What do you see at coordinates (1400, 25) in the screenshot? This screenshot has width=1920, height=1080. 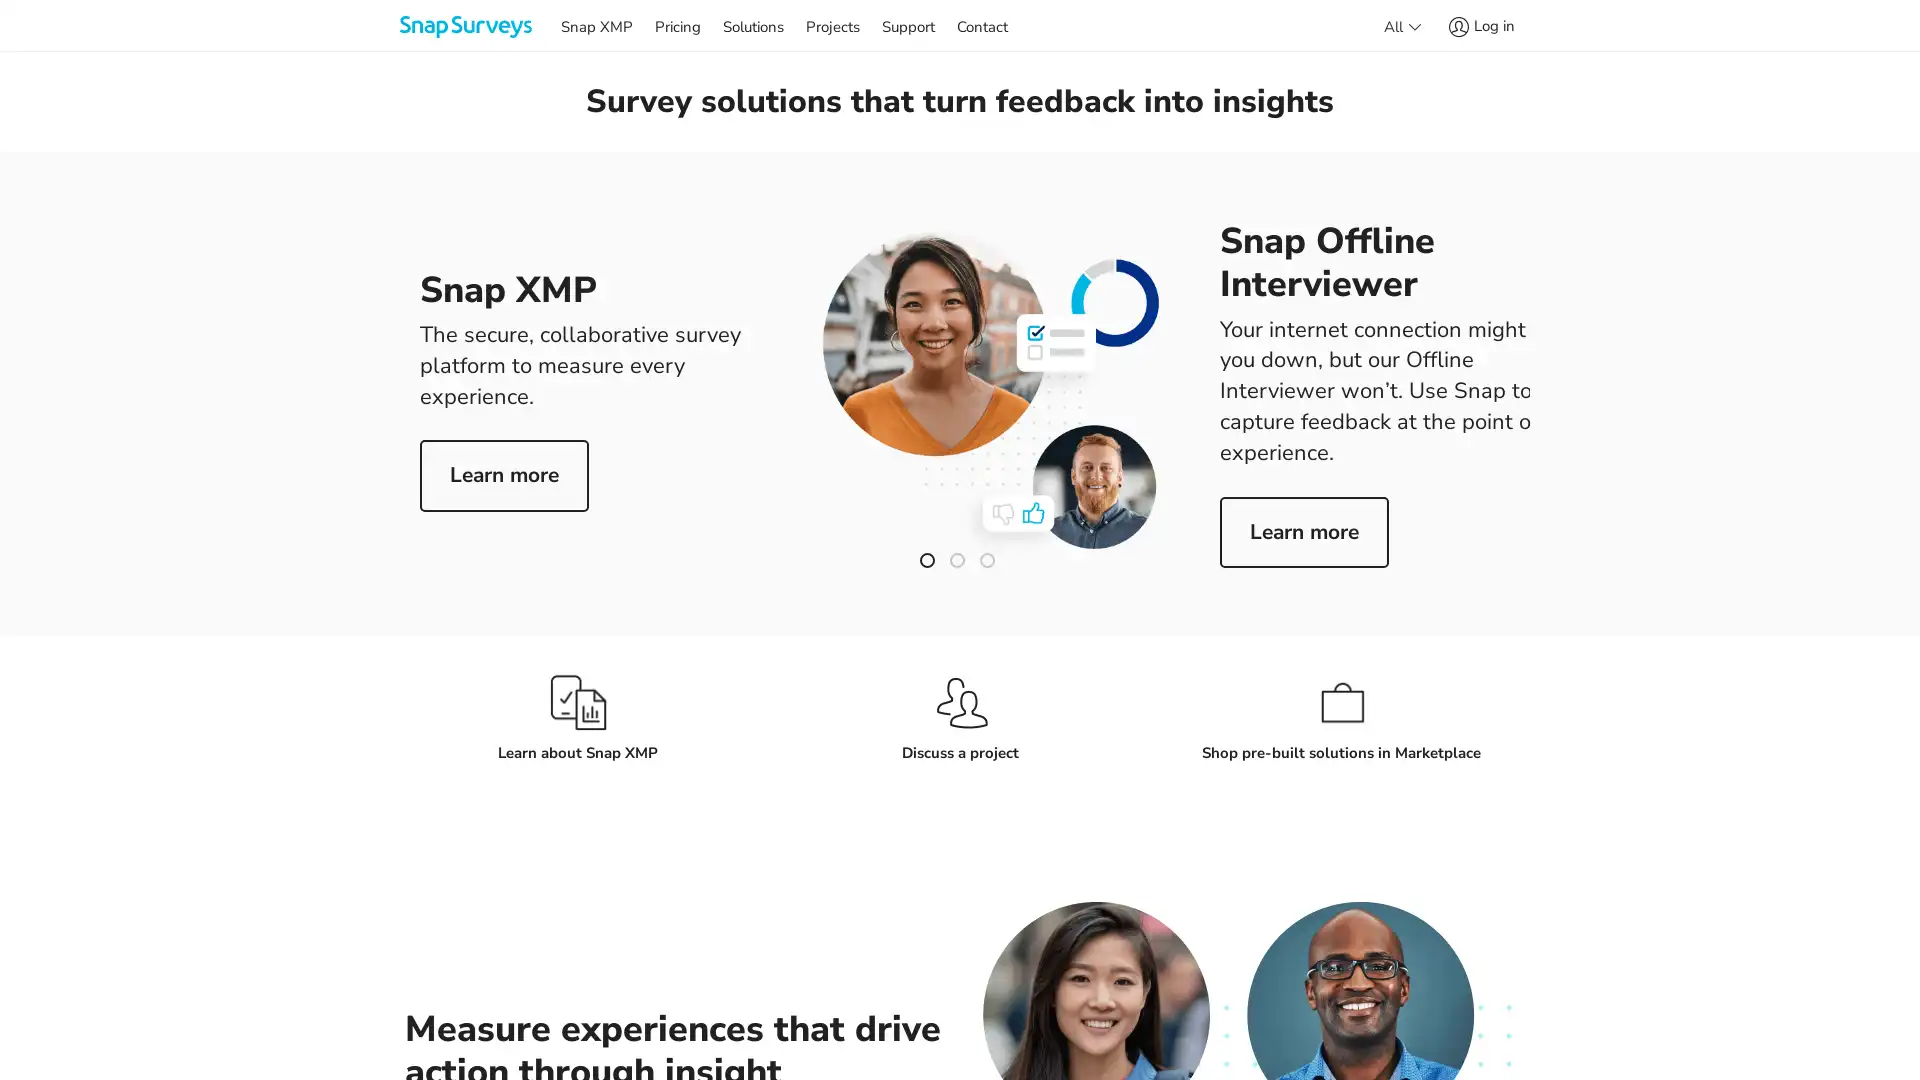 I see `All Snap Surveys - Expand to see list of Snap Surveys products and services` at bounding box center [1400, 25].